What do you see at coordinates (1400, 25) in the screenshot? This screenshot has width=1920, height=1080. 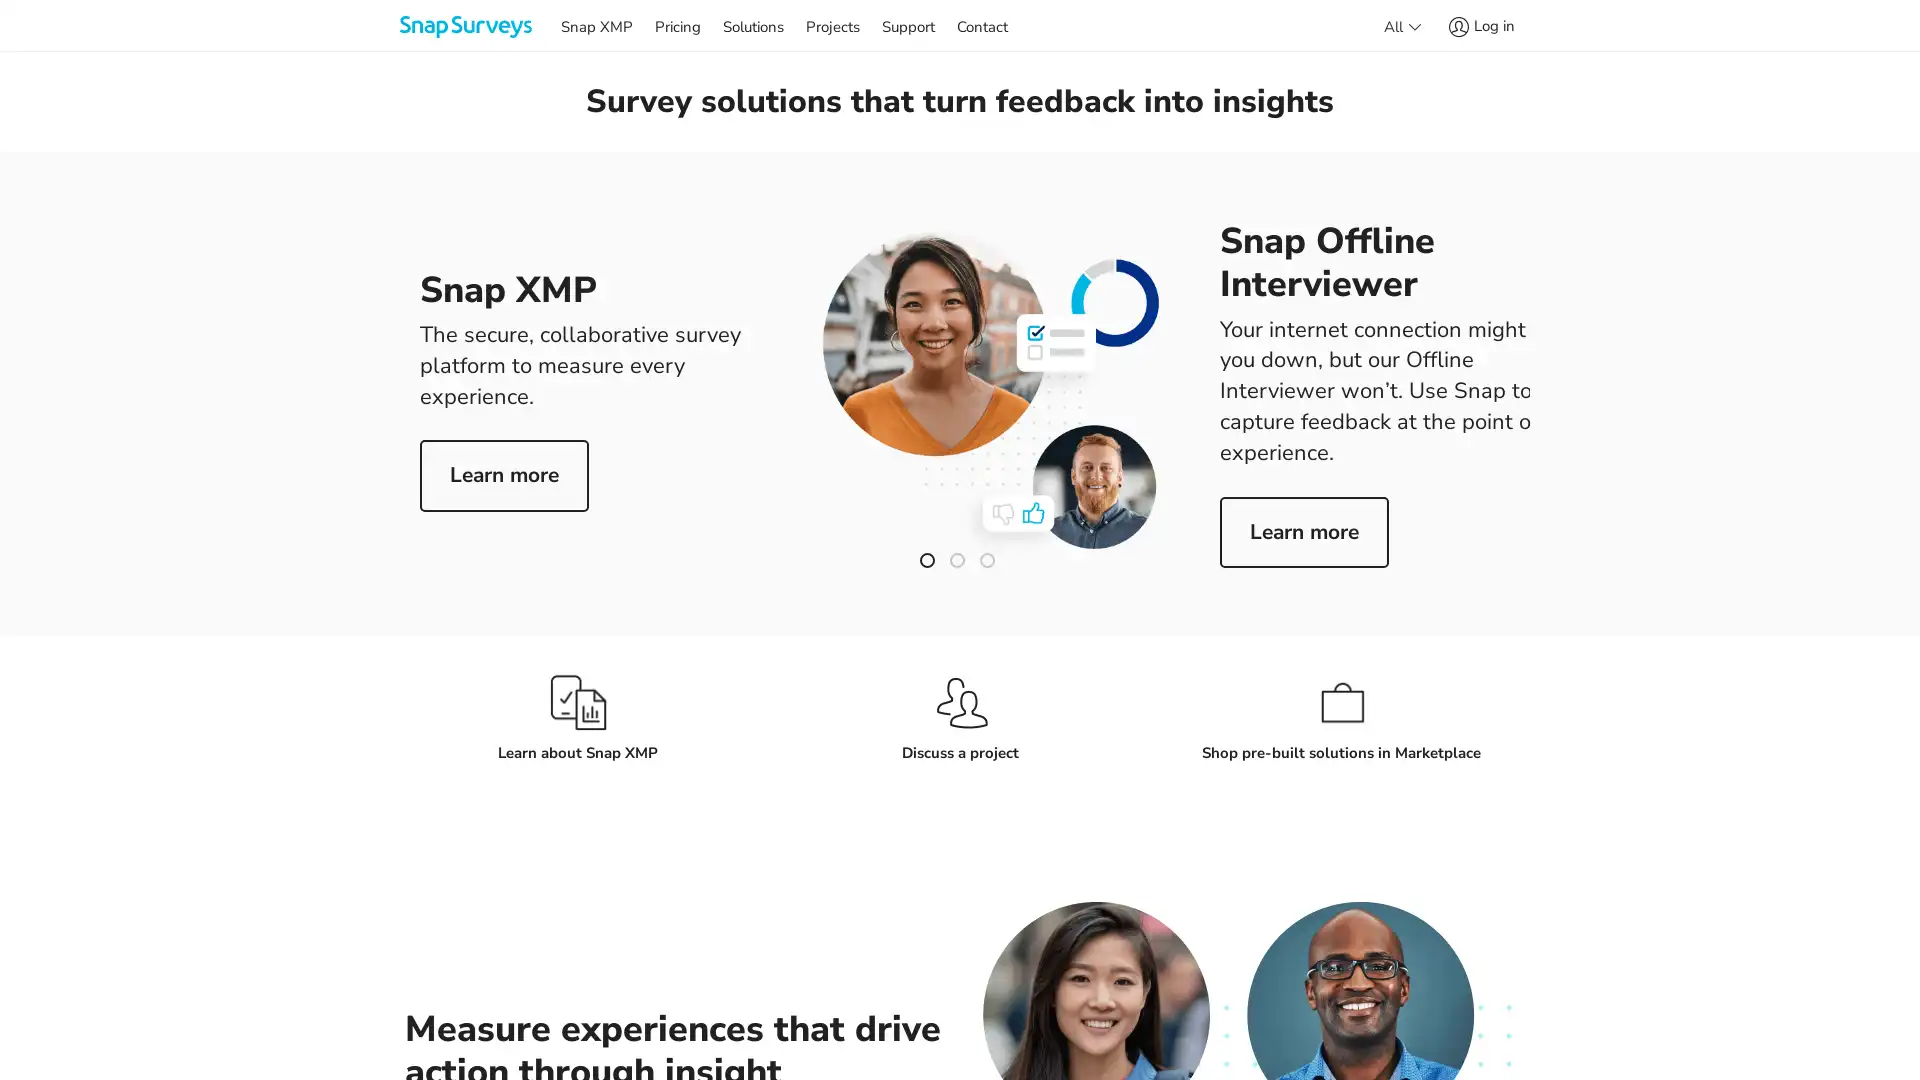 I see `All Snap Surveys - Expand to see list of Snap Surveys products and services` at bounding box center [1400, 25].